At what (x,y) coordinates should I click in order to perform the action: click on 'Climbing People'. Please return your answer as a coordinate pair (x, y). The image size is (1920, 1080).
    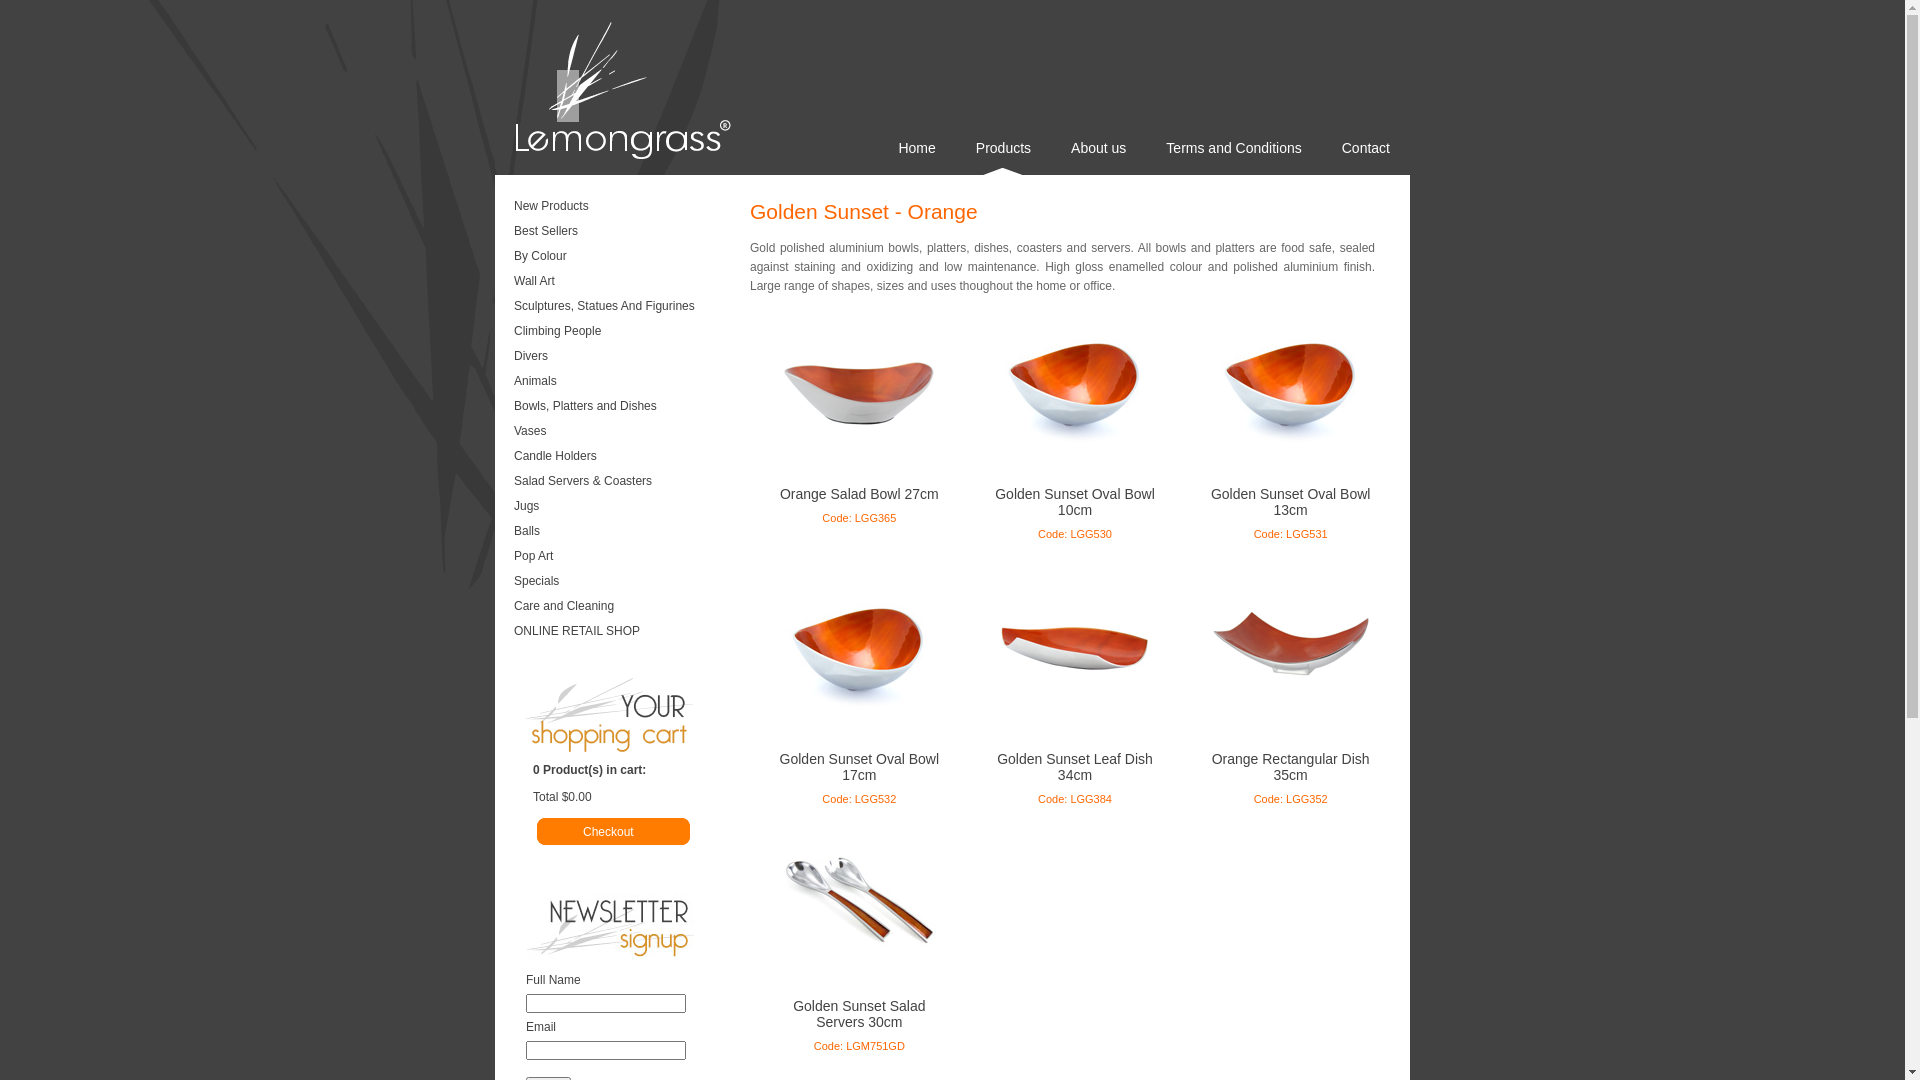
    Looking at the image, I should click on (618, 331).